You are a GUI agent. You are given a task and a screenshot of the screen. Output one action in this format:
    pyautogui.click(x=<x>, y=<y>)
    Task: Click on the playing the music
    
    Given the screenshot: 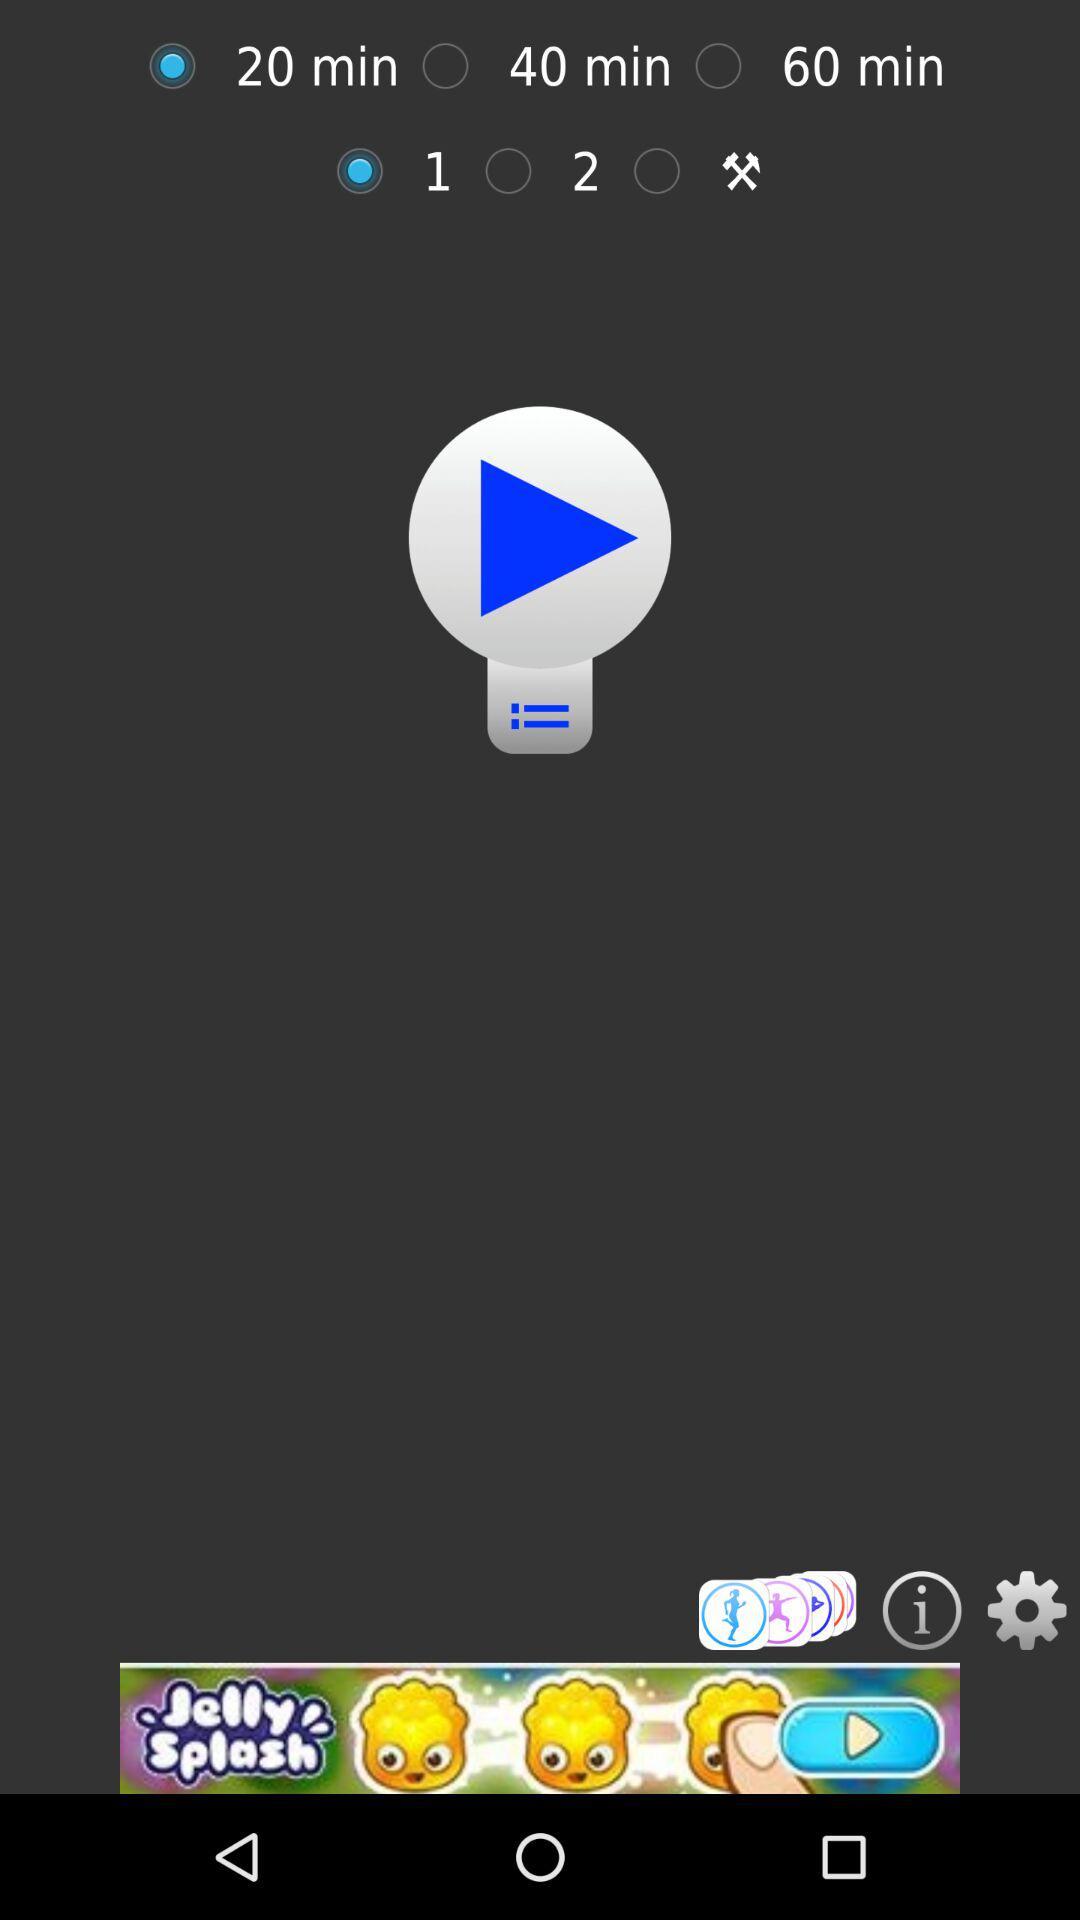 What is the action you would take?
    pyautogui.click(x=540, y=537)
    